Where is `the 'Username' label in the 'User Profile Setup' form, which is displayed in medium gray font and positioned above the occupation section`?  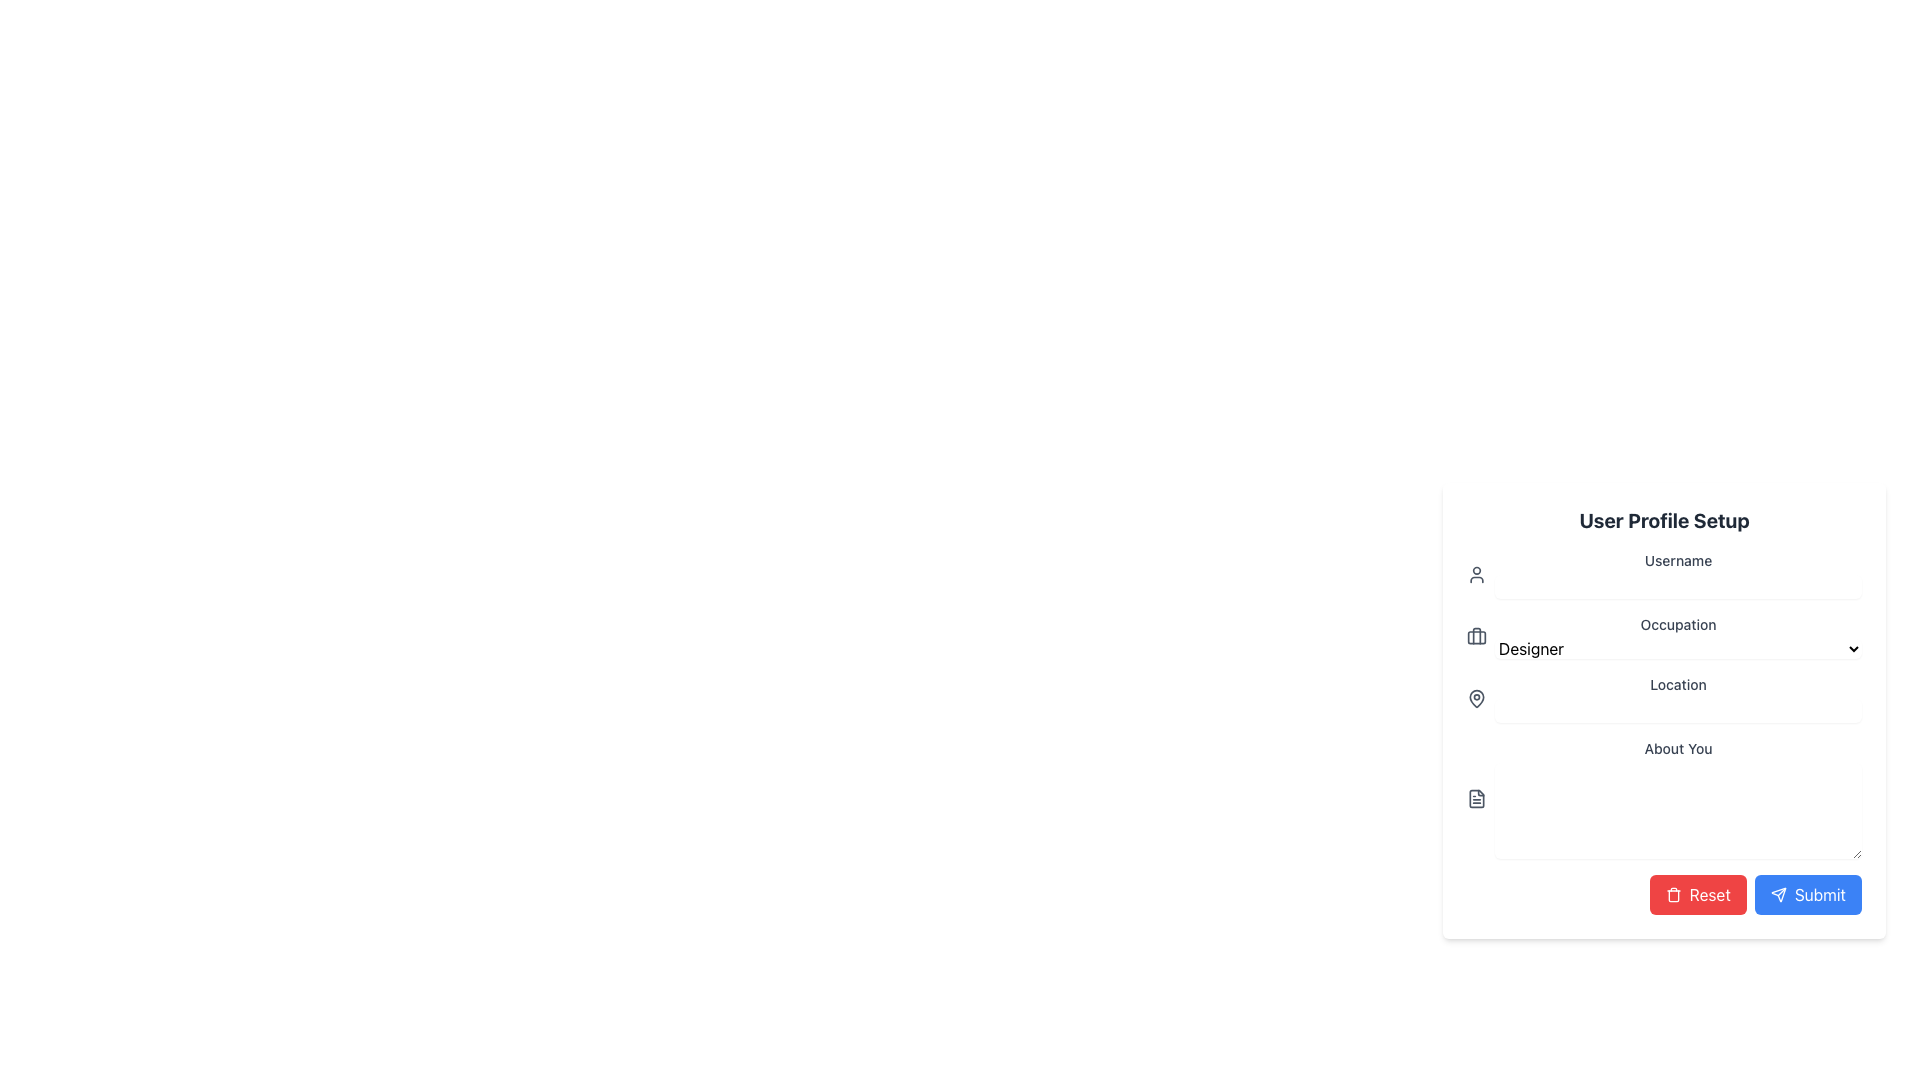
the 'Username' label in the 'User Profile Setup' form, which is displayed in medium gray font and positioned above the occupation section is located at coordinates (1678, 574).